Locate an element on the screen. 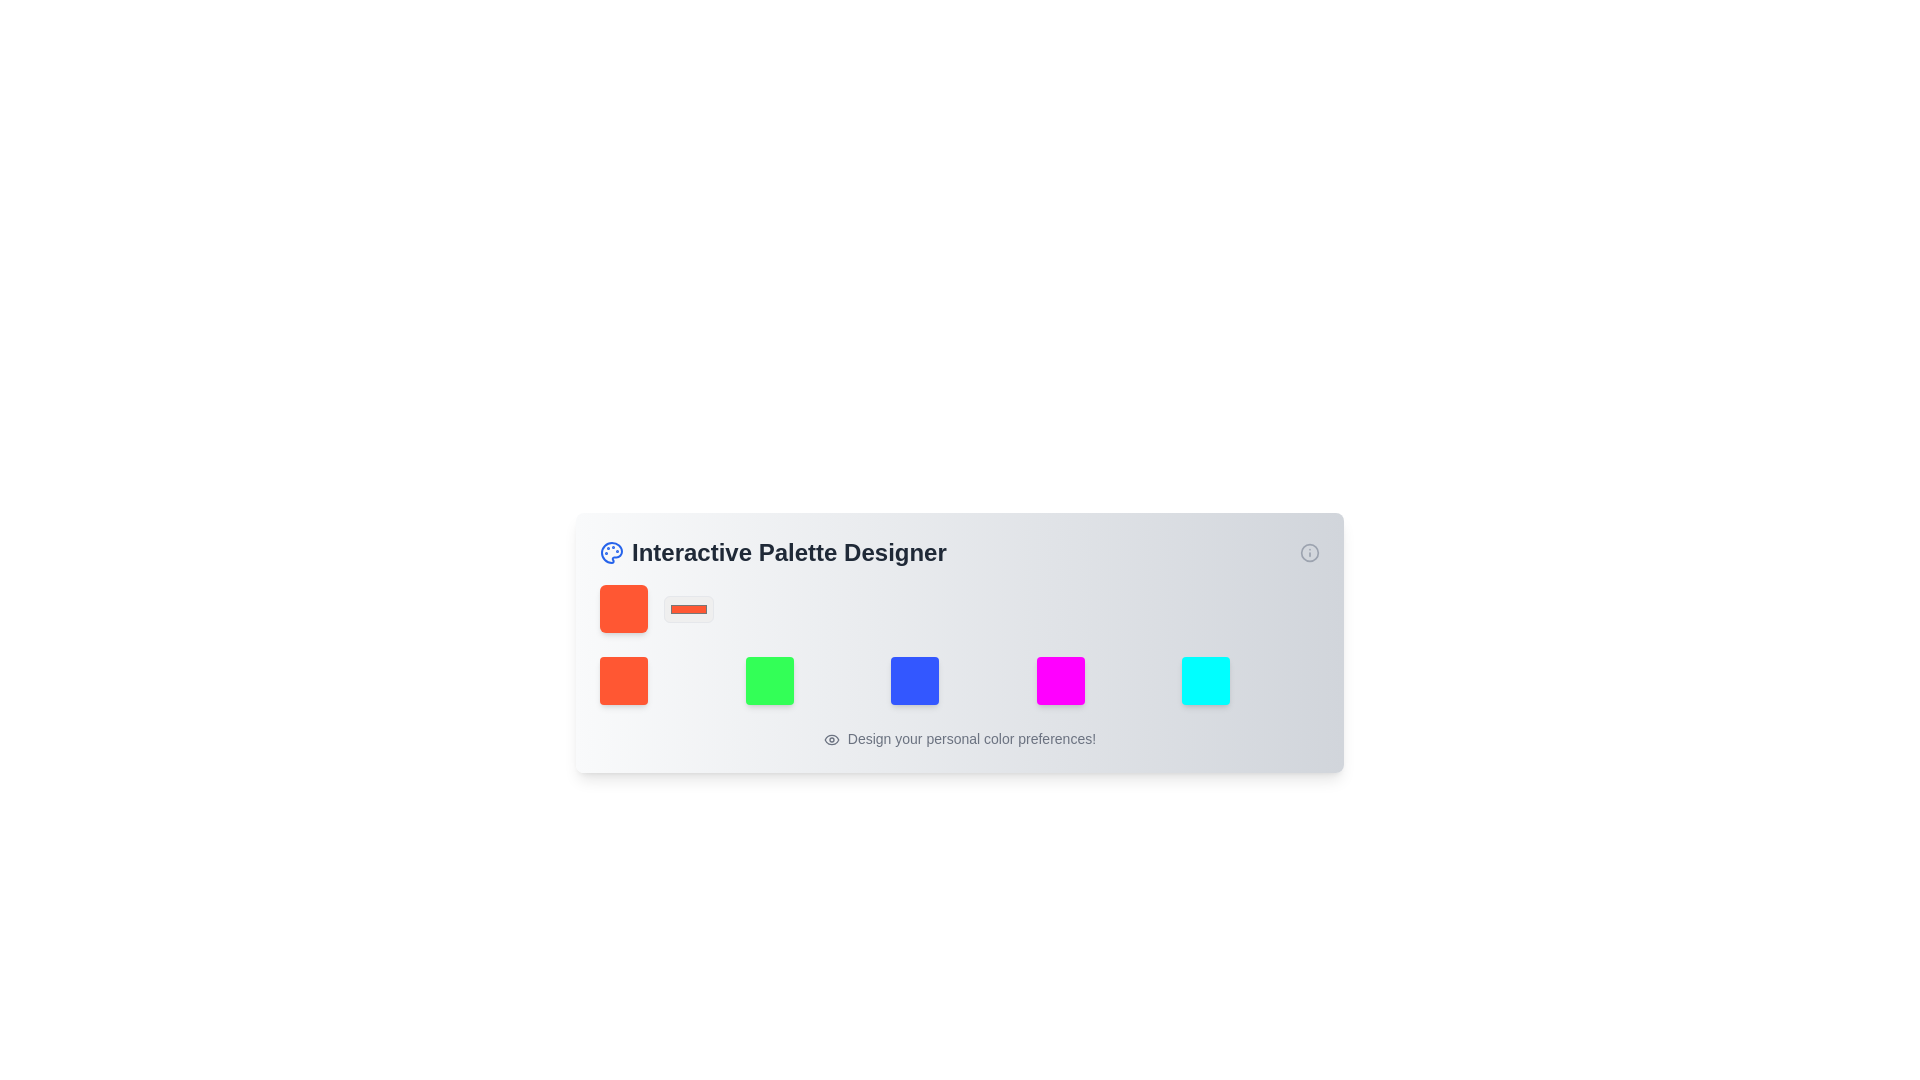  the vibrant orange circular button located in the bottom left corner of the 'Interactive Palette Designer' section is located at coordinates (623, 680).